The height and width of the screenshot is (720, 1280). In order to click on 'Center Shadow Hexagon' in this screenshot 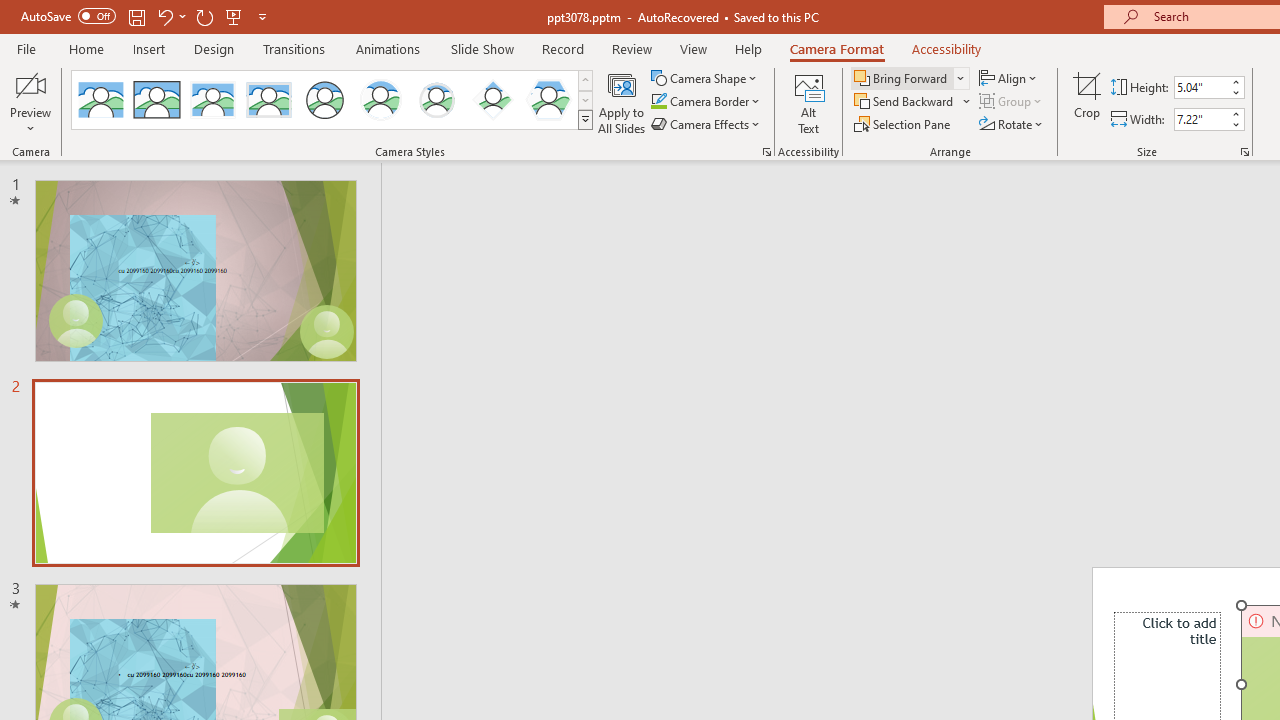, I will do `click(549, 100)`.